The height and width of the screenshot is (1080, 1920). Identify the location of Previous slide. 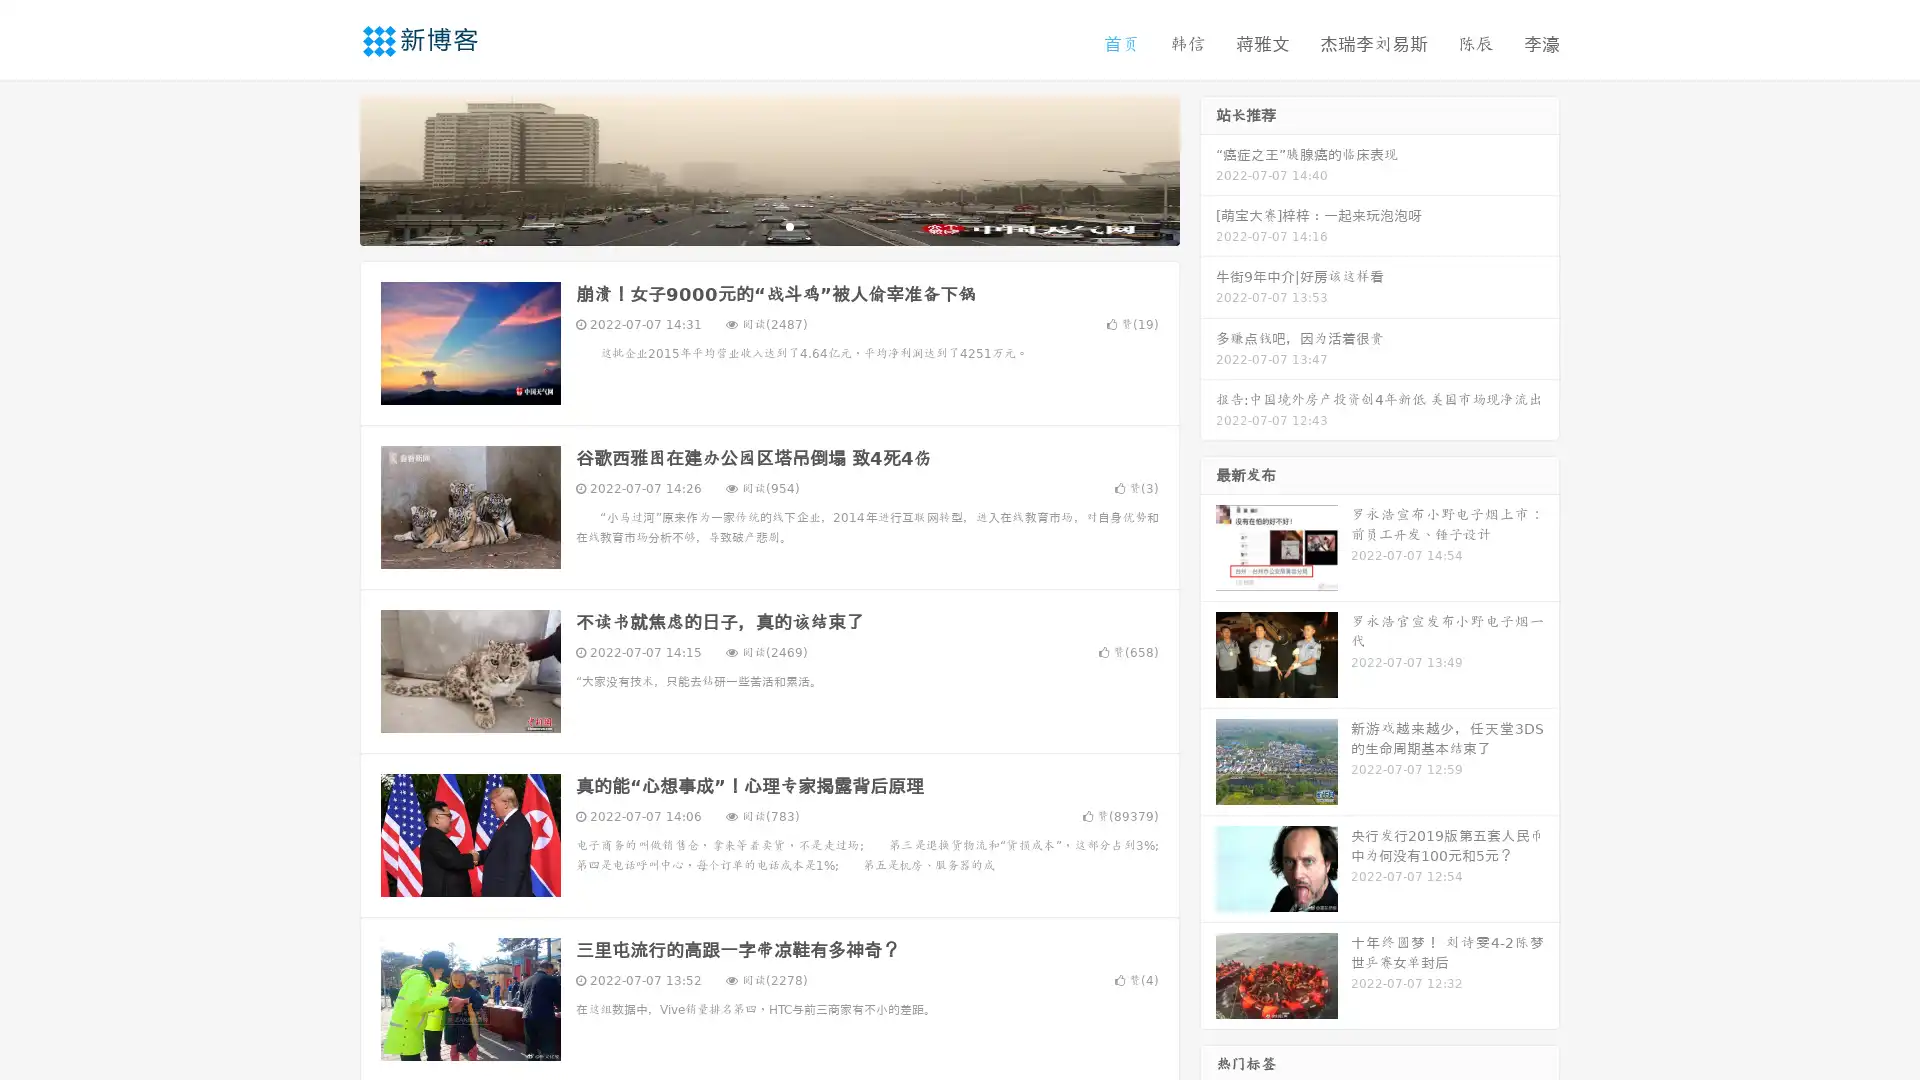
(330, 168).